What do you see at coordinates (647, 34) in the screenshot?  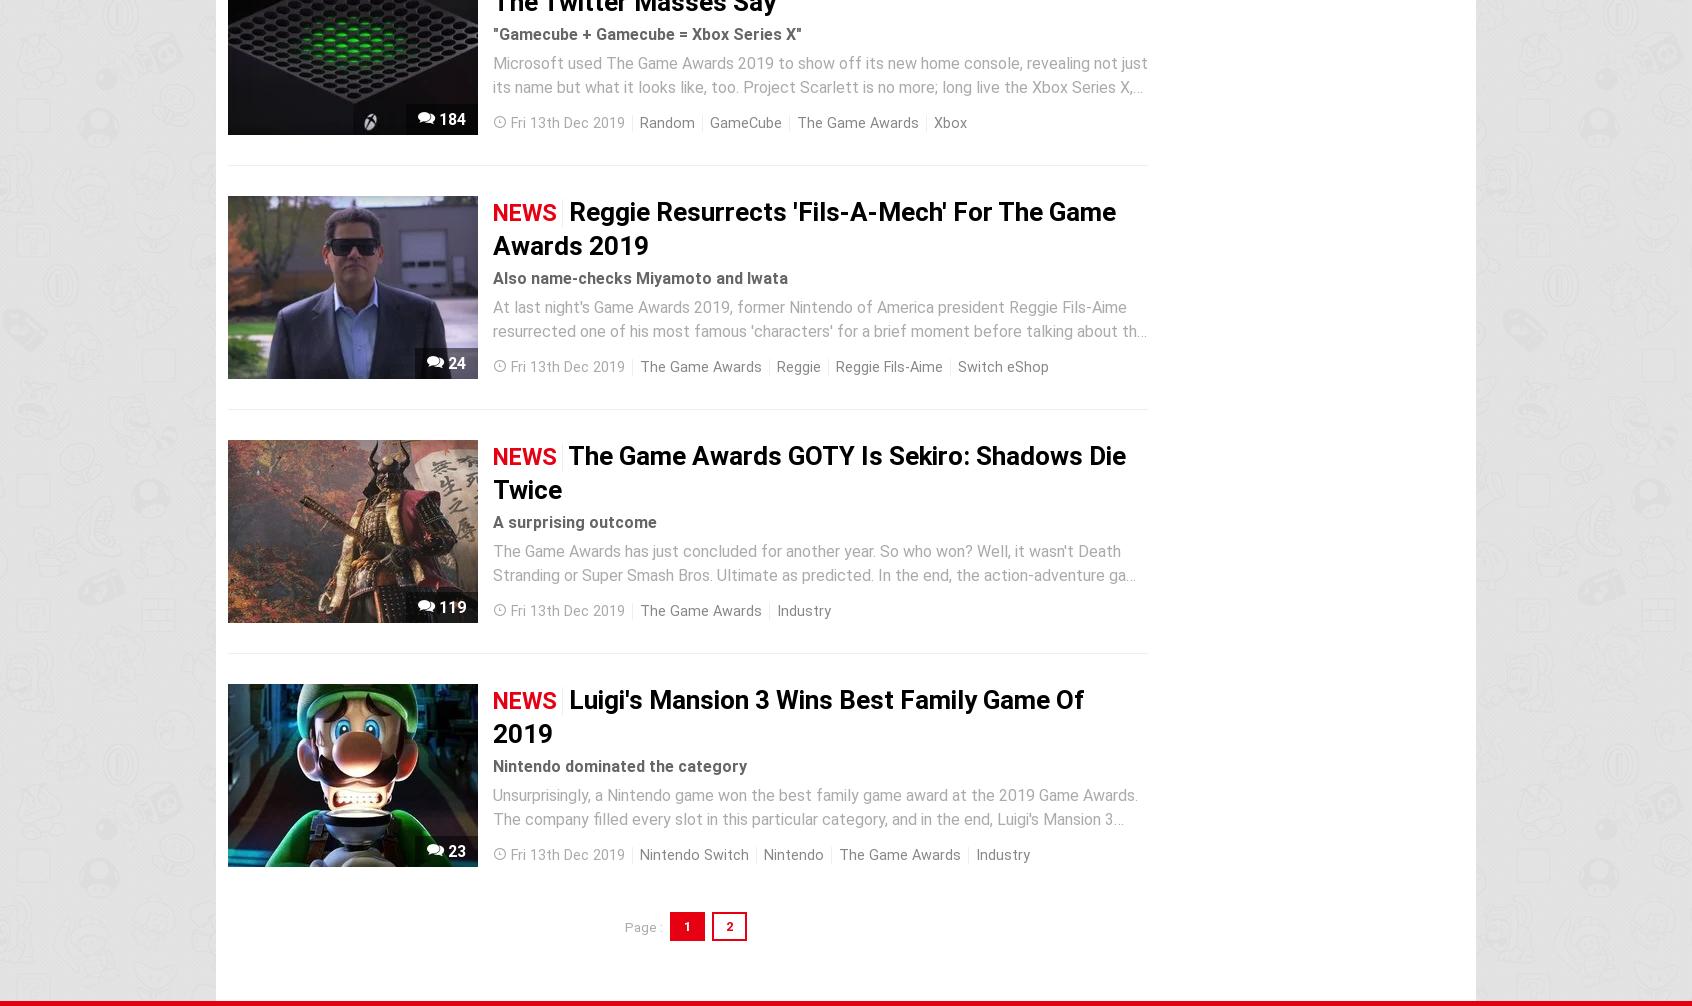 I see `'"Gamecube + Gamecube = Xbox Series X"'` at bounding box center [647, 34].